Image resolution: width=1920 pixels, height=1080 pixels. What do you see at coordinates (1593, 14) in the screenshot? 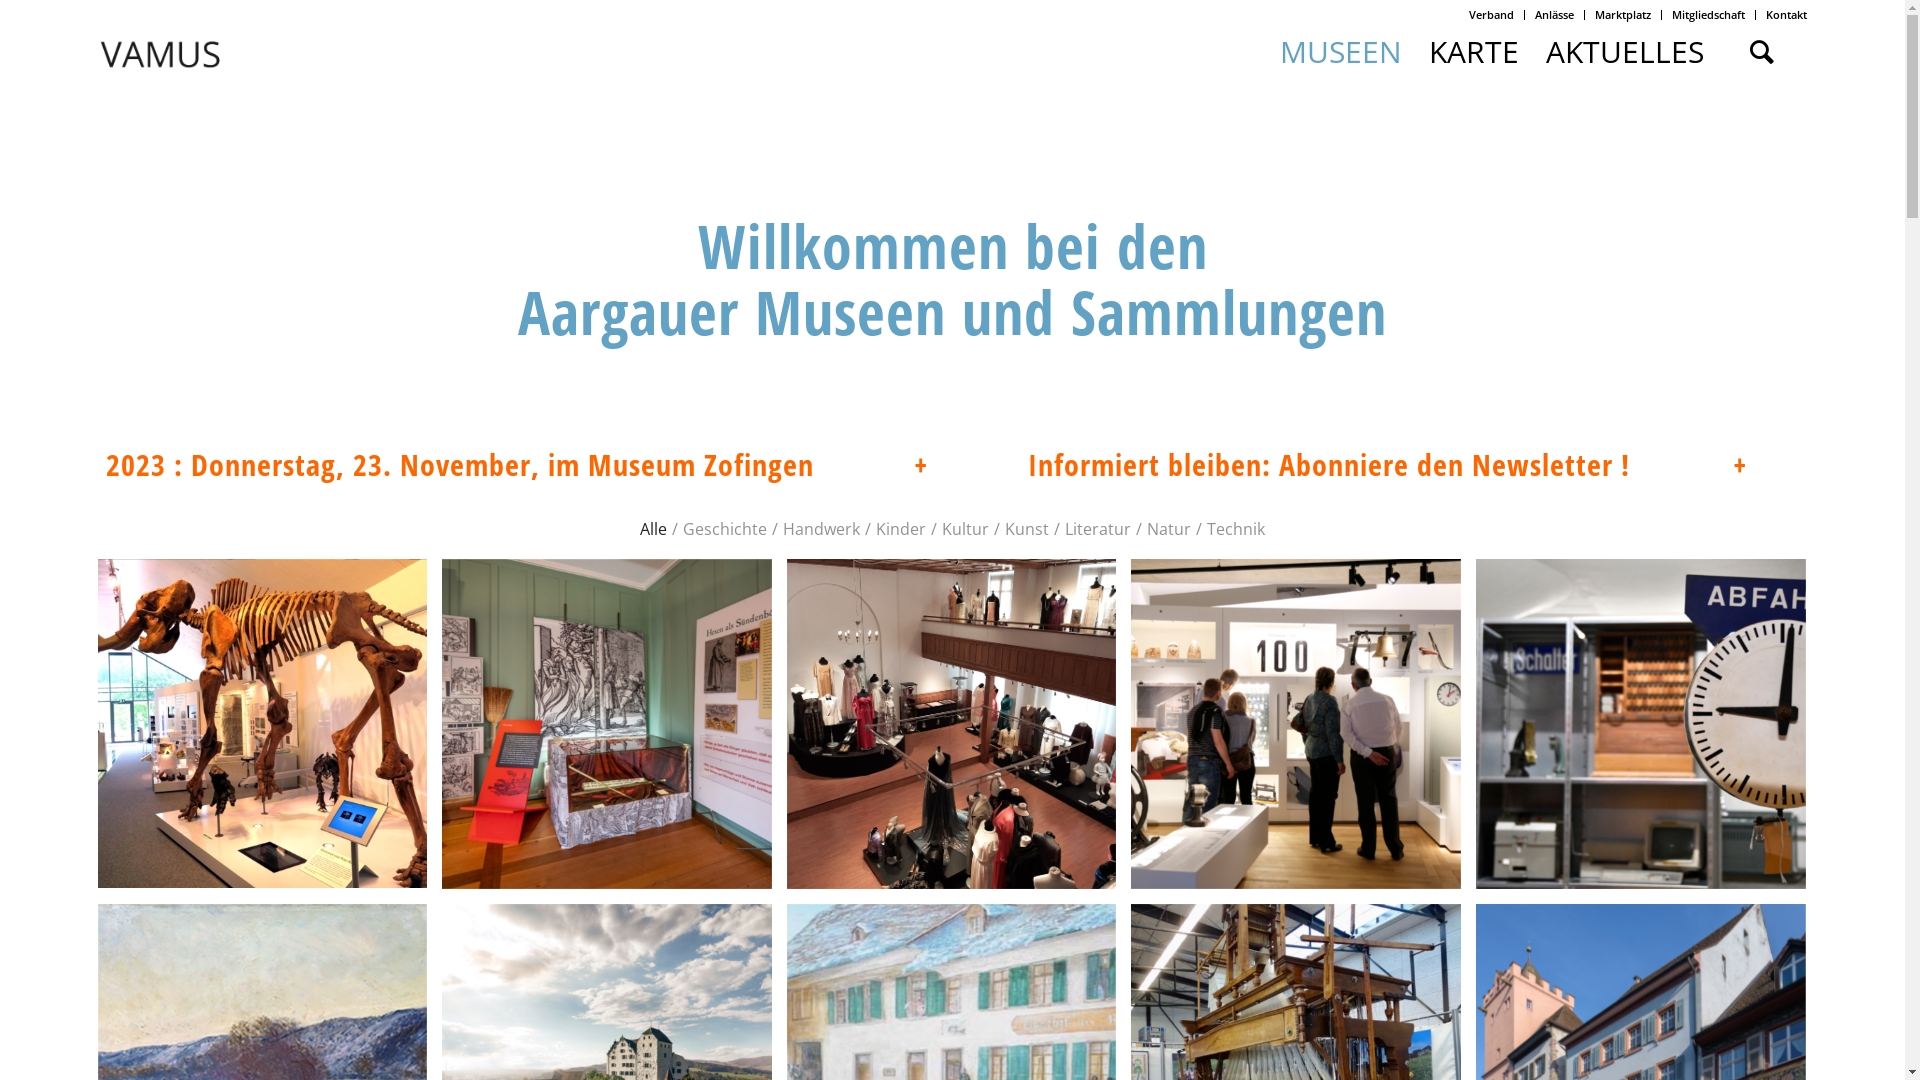
I see `'Marktplatz'` at bounding box center [1593, 14].